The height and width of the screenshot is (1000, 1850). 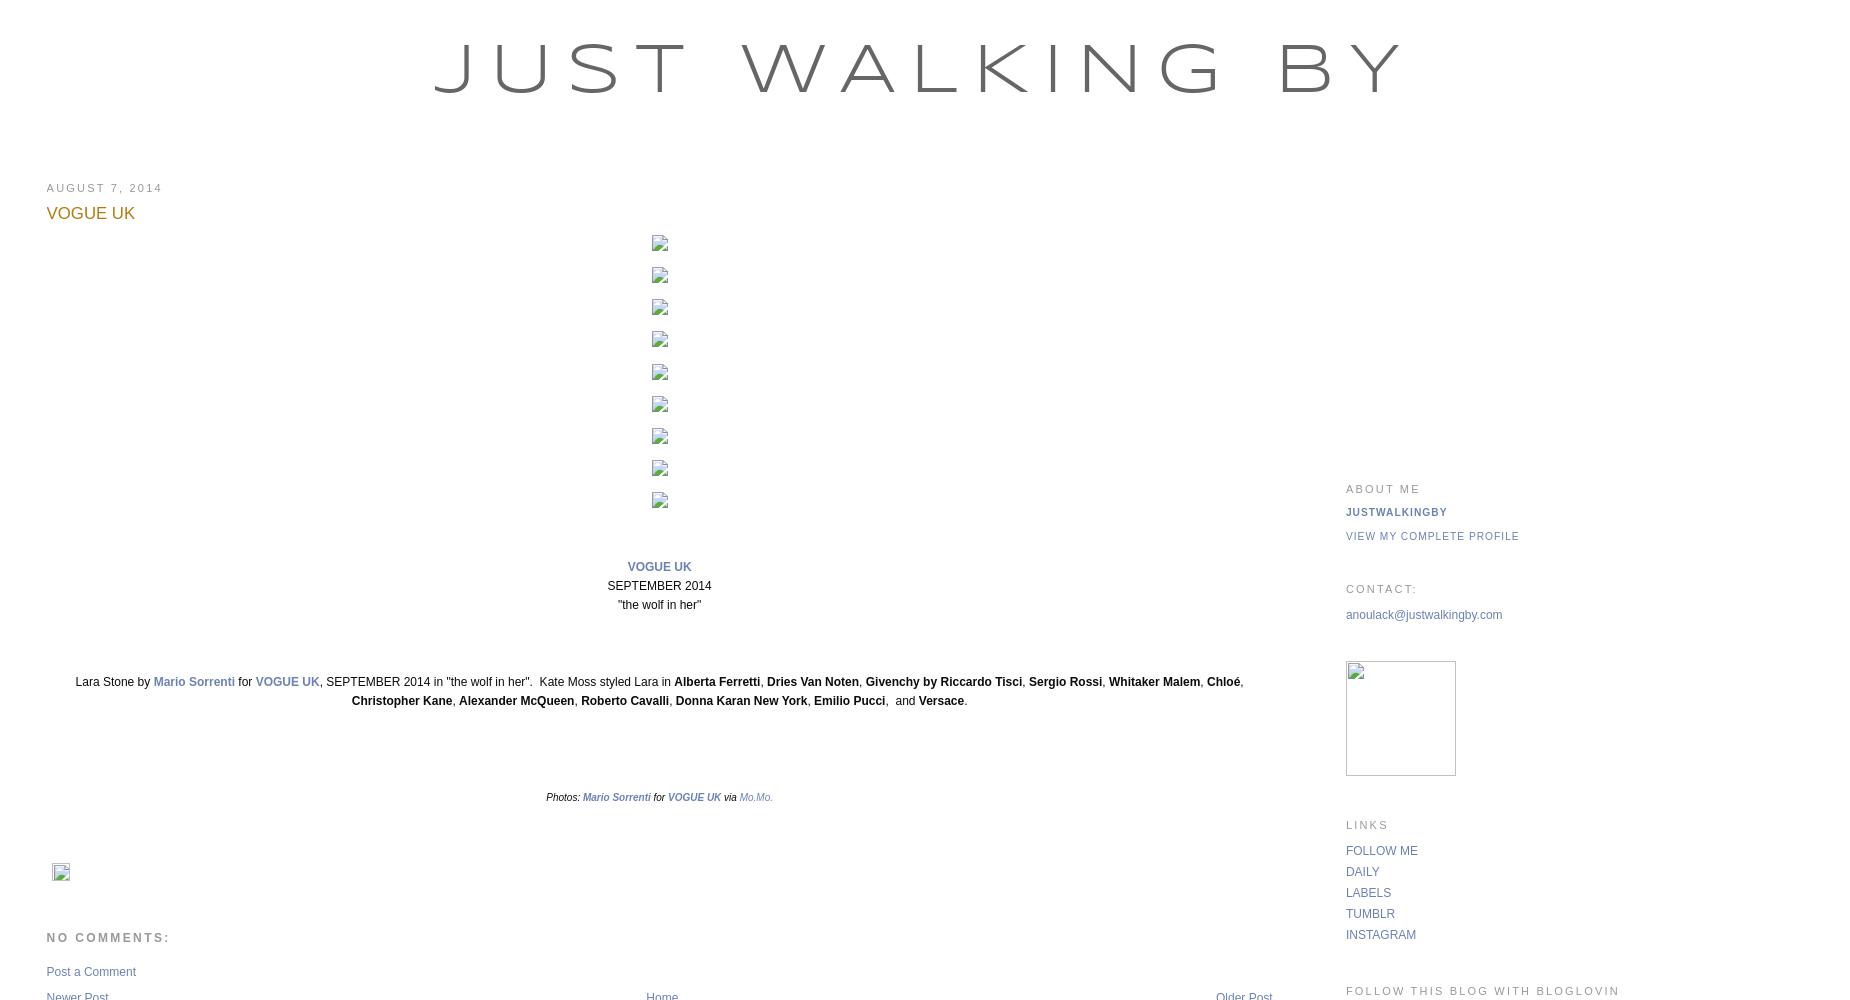 What do you see at coordinates (942, 682) in the screenshot?
I see `'Givenchy by Riccardo Tisci'` at bounding box center [942, 682].